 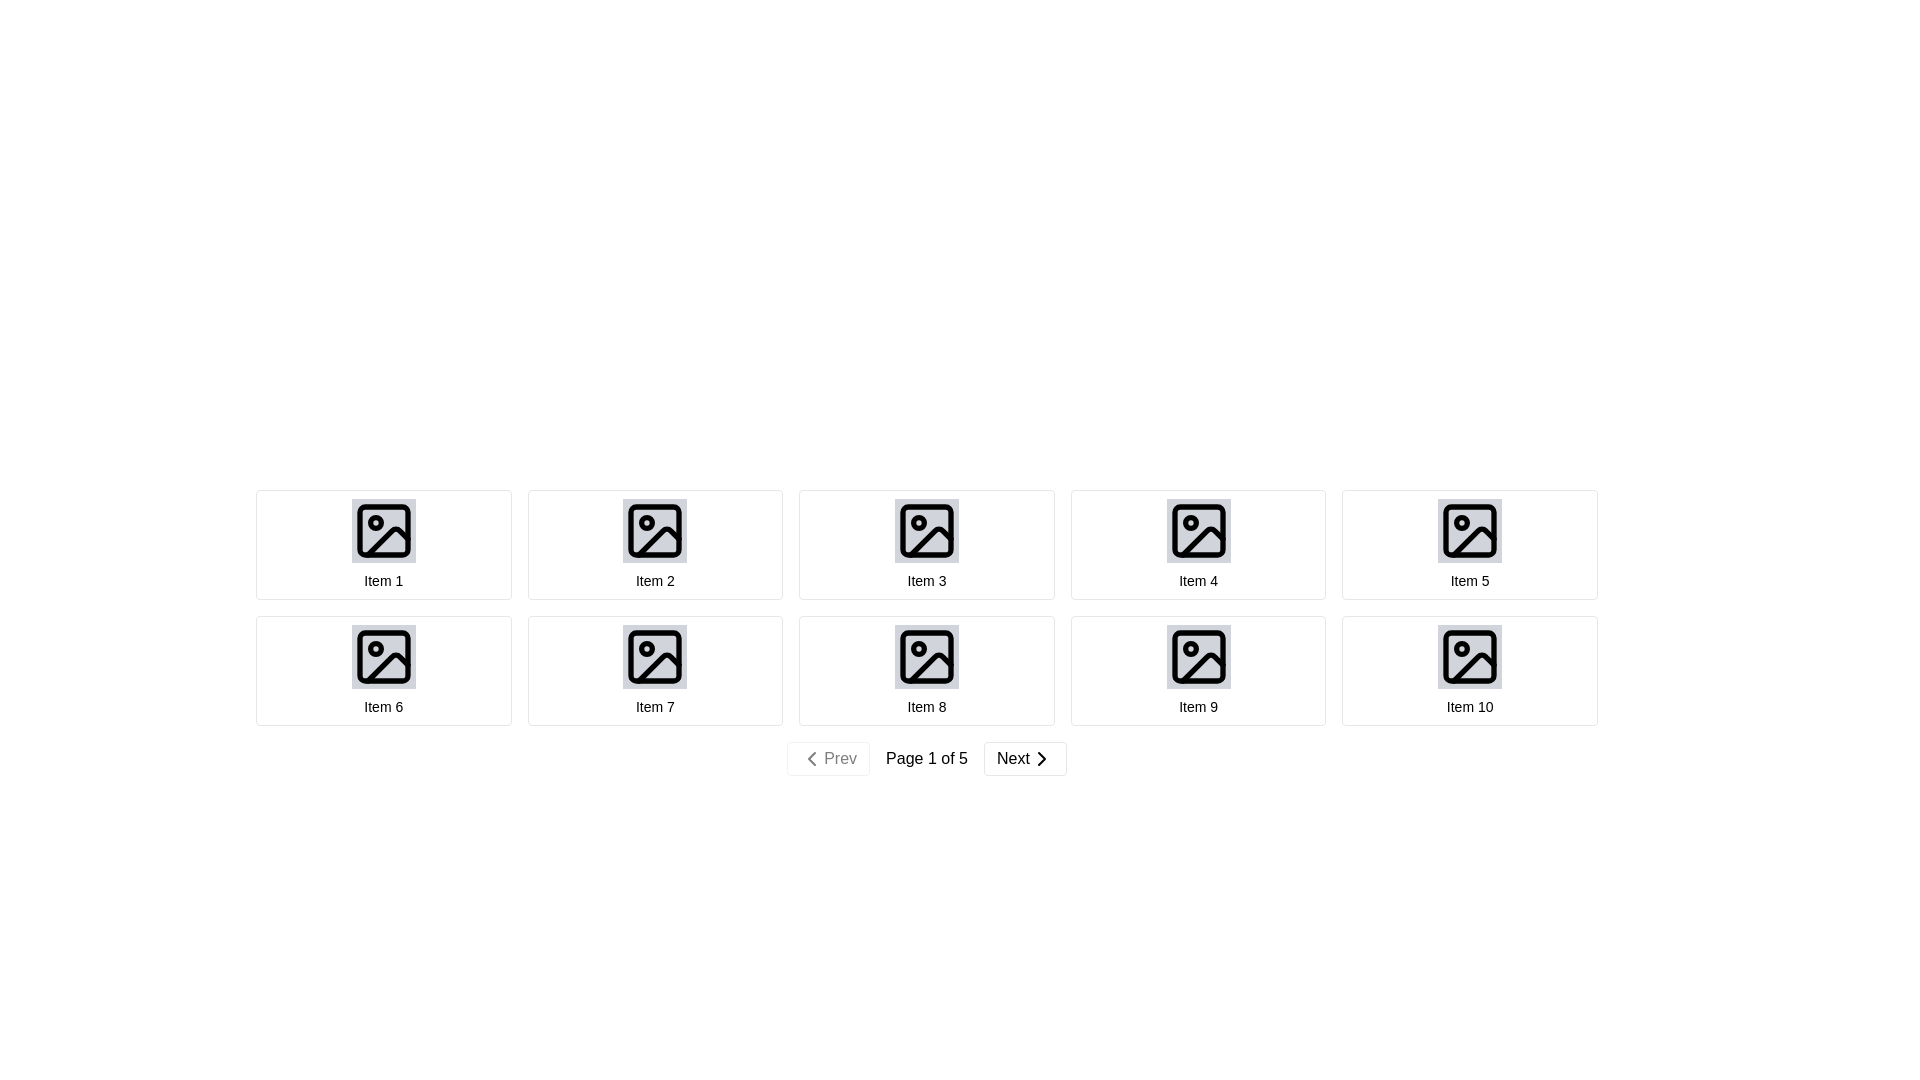 I want to click on the small square with rounded corners styled in a dark color, which is centered within the ninth icon in the grid representing an image frame, so click(x=1198, y=656).